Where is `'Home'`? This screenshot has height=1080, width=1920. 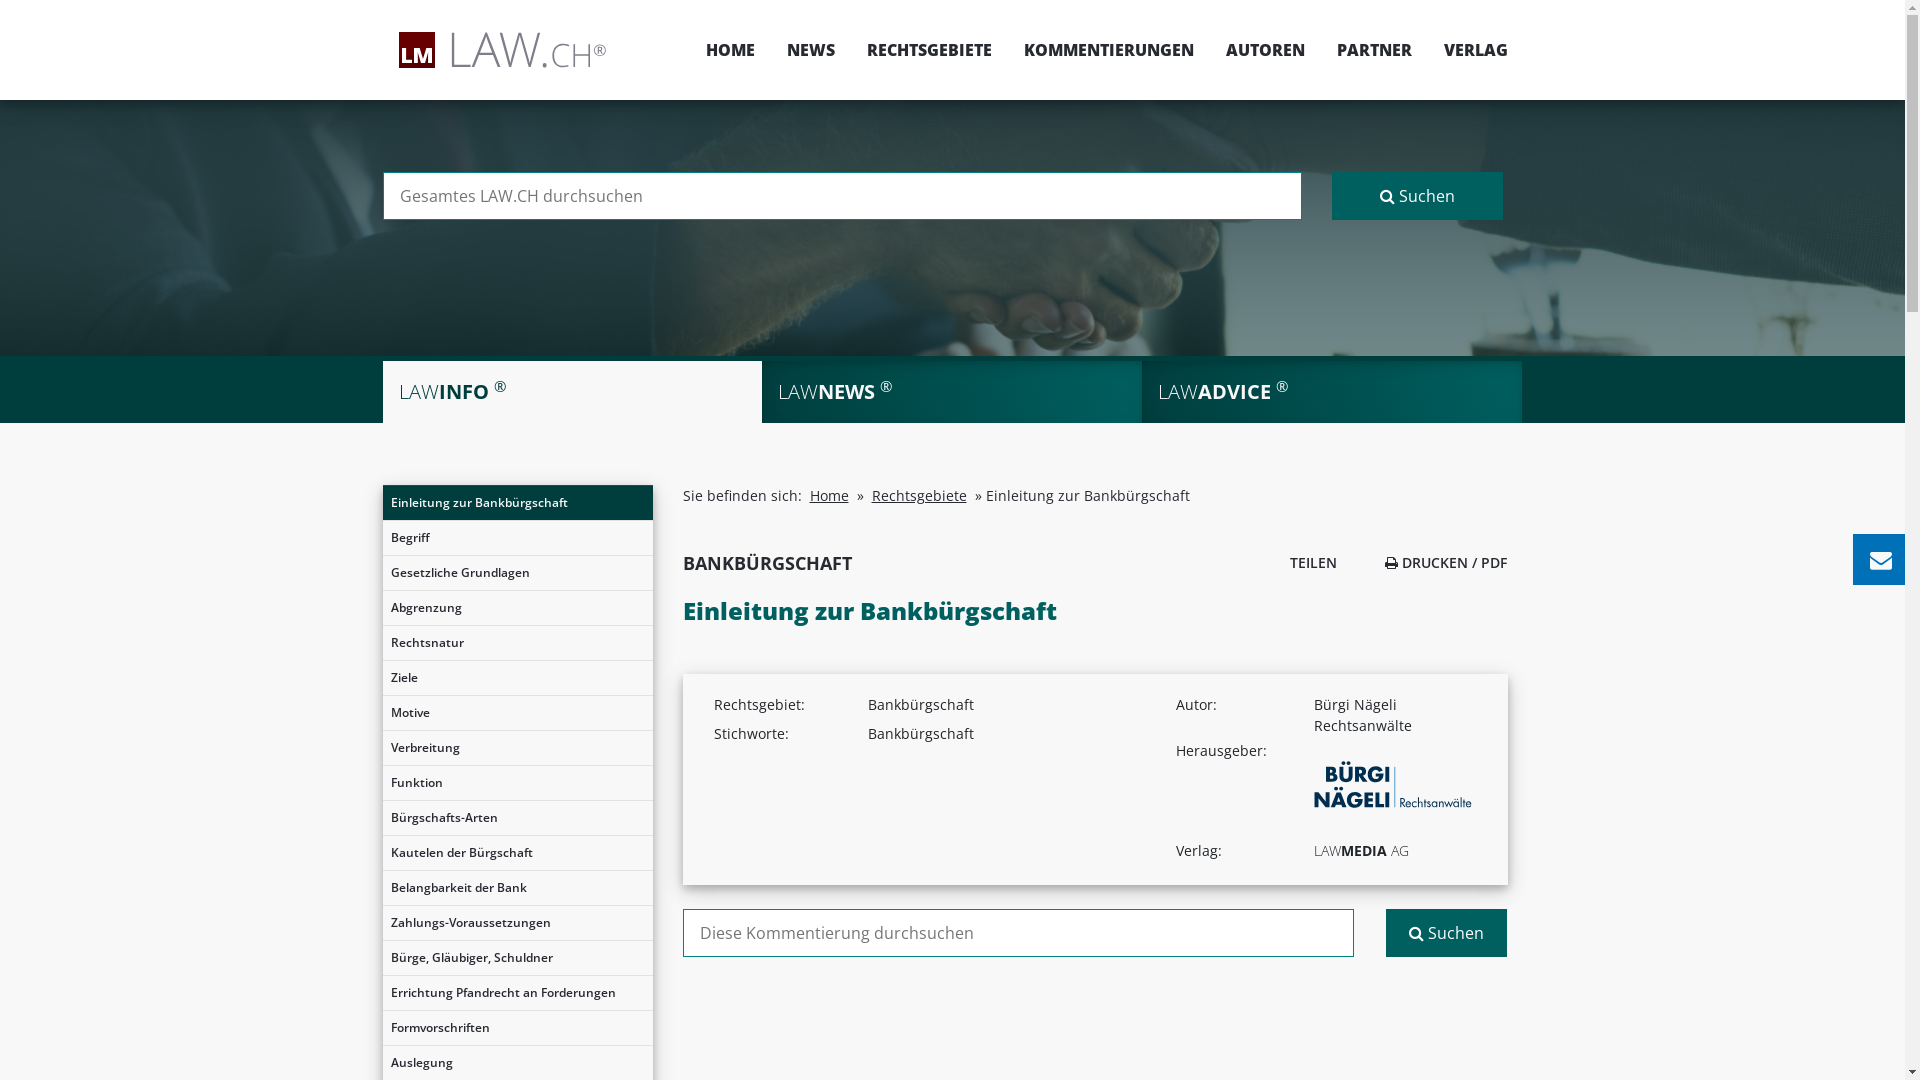
'Home' is located at coordinates (829, 495).